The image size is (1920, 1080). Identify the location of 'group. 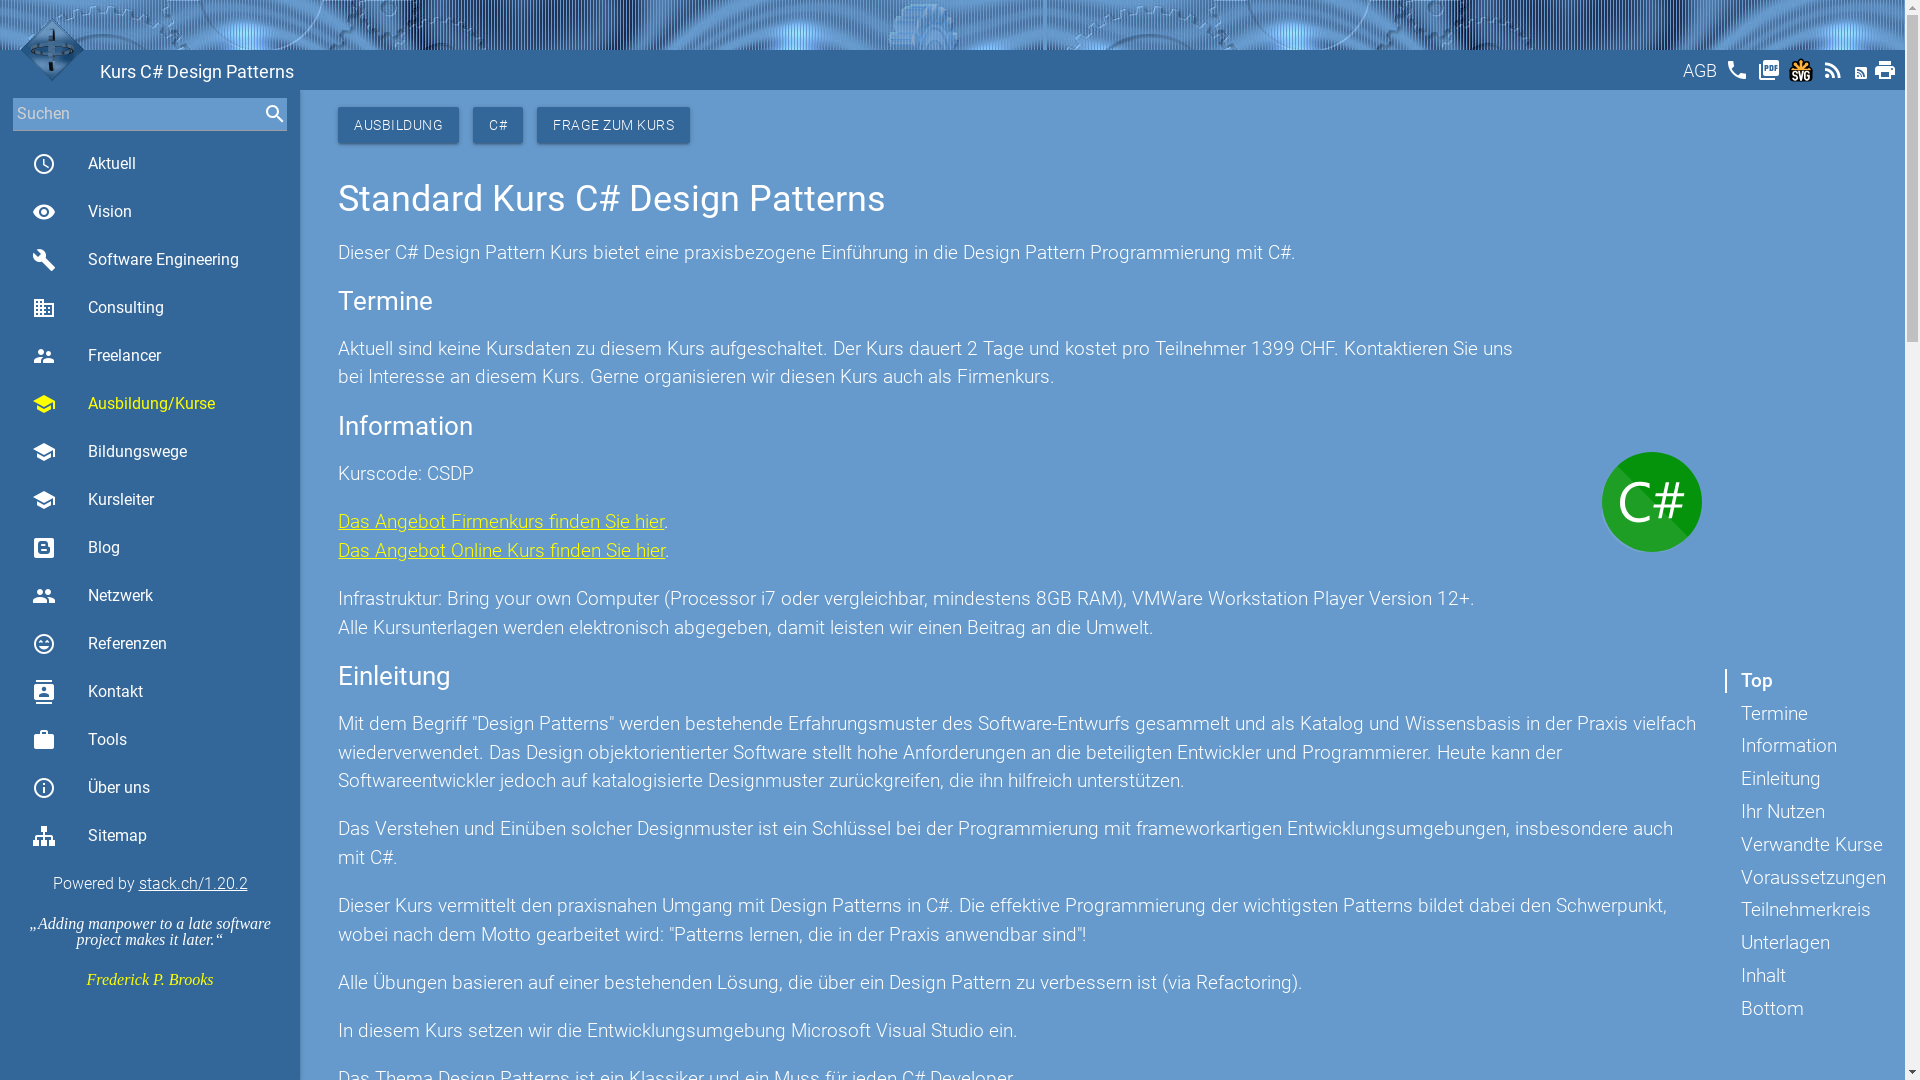
(148, 595).